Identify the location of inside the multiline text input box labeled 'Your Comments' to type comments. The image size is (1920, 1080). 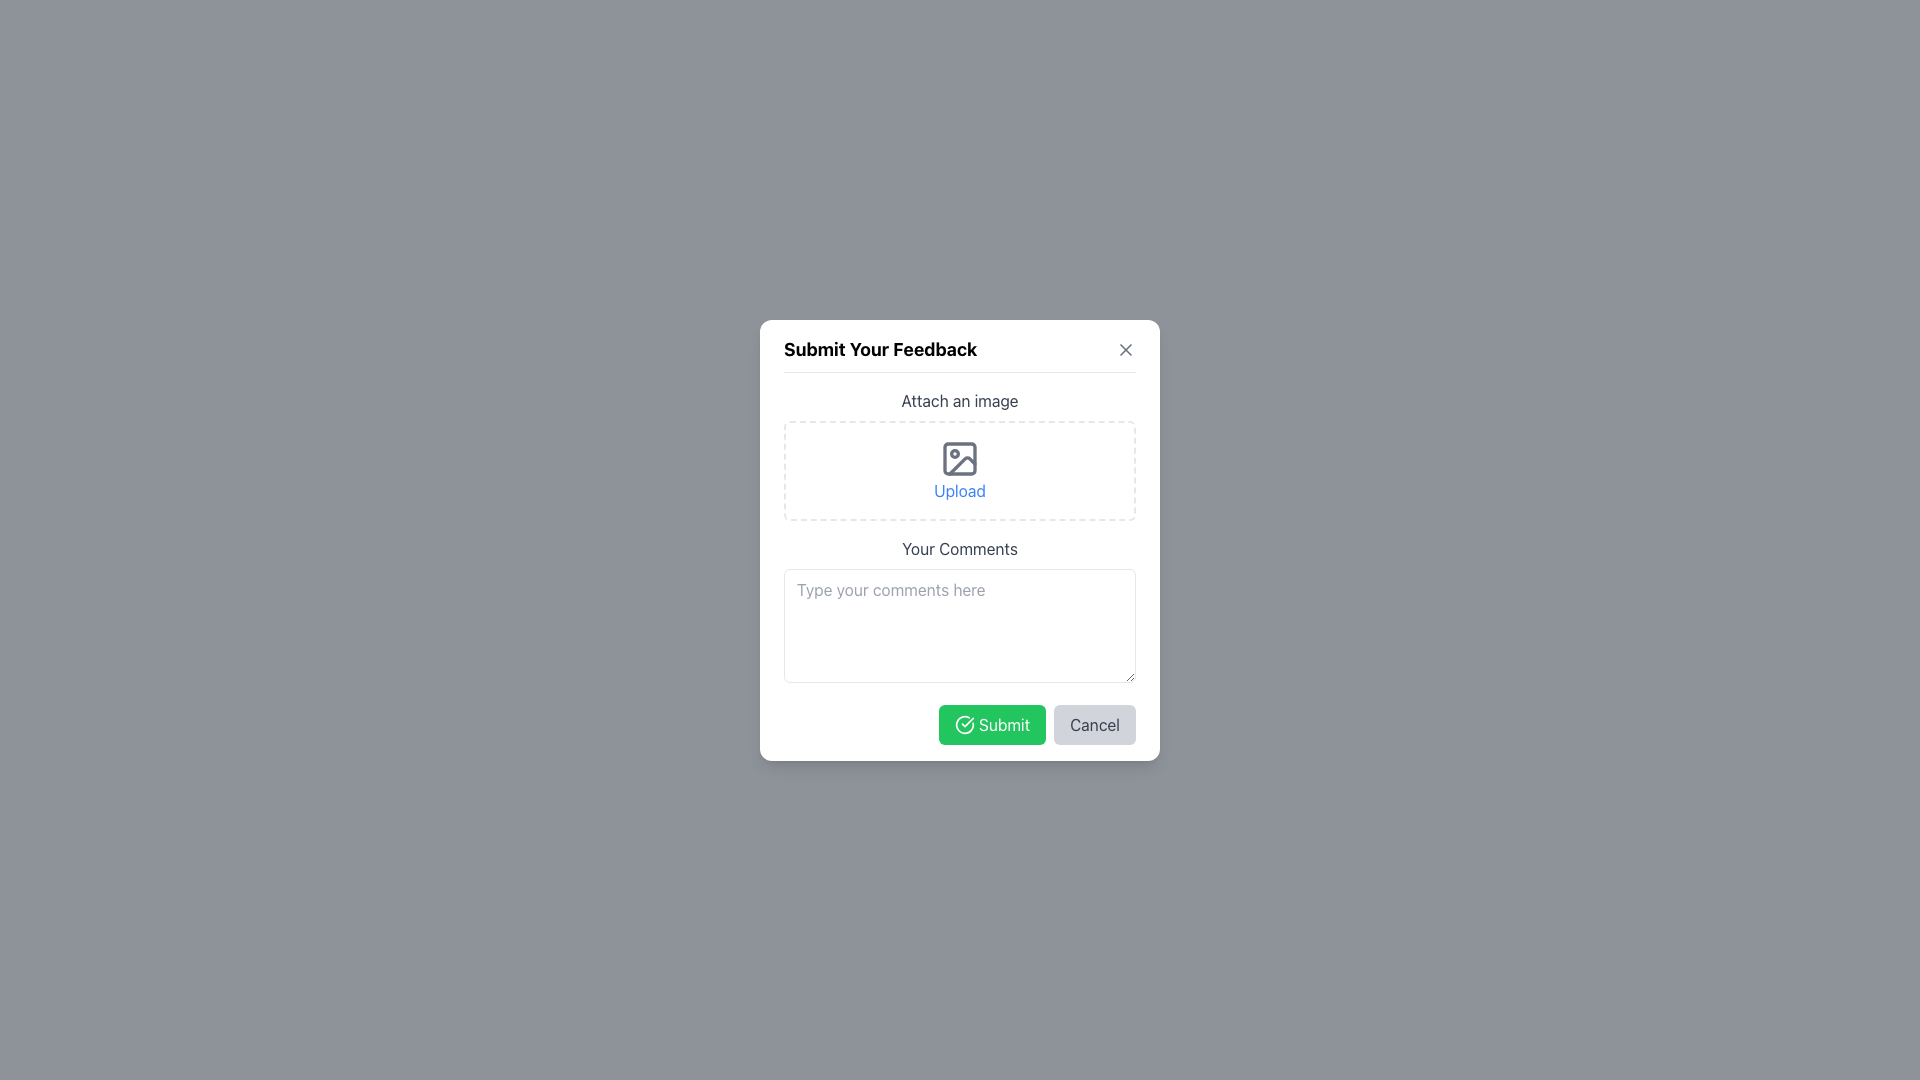
(960, 566).